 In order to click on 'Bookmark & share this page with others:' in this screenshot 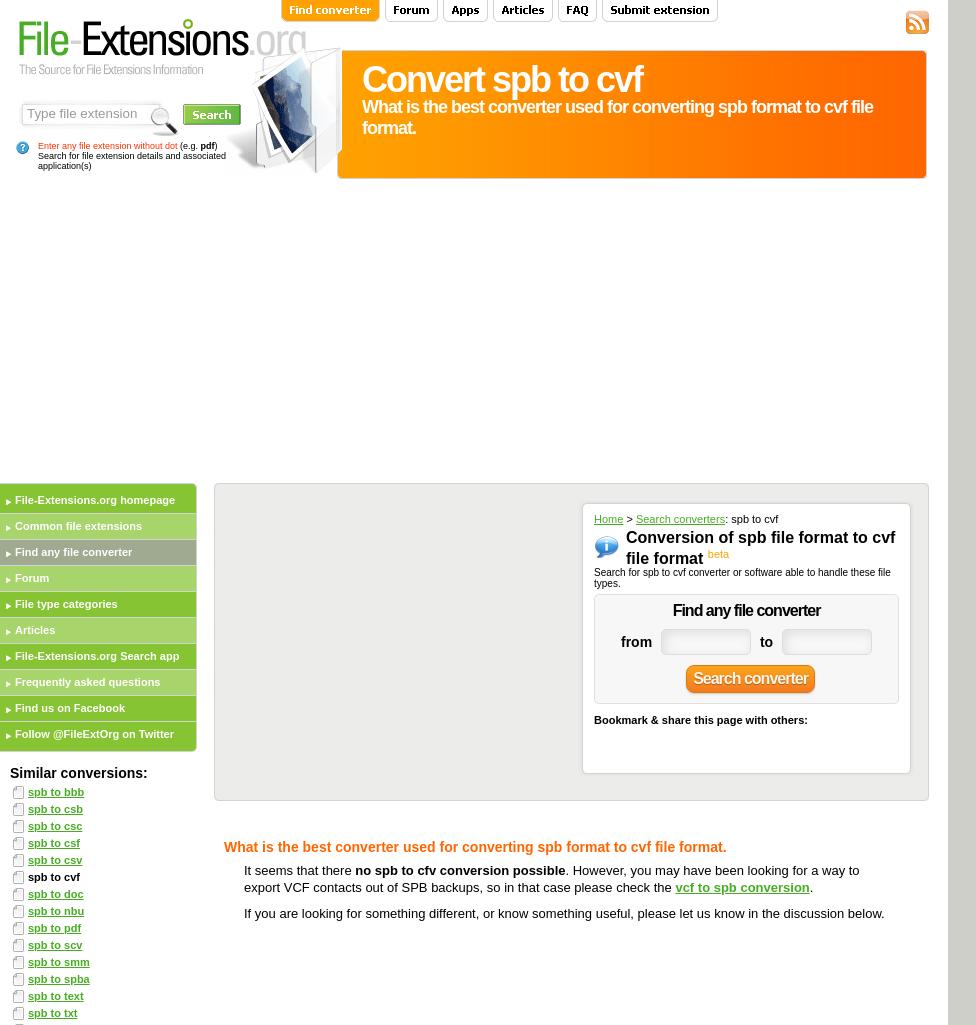, I will do `click(699, 718)`.